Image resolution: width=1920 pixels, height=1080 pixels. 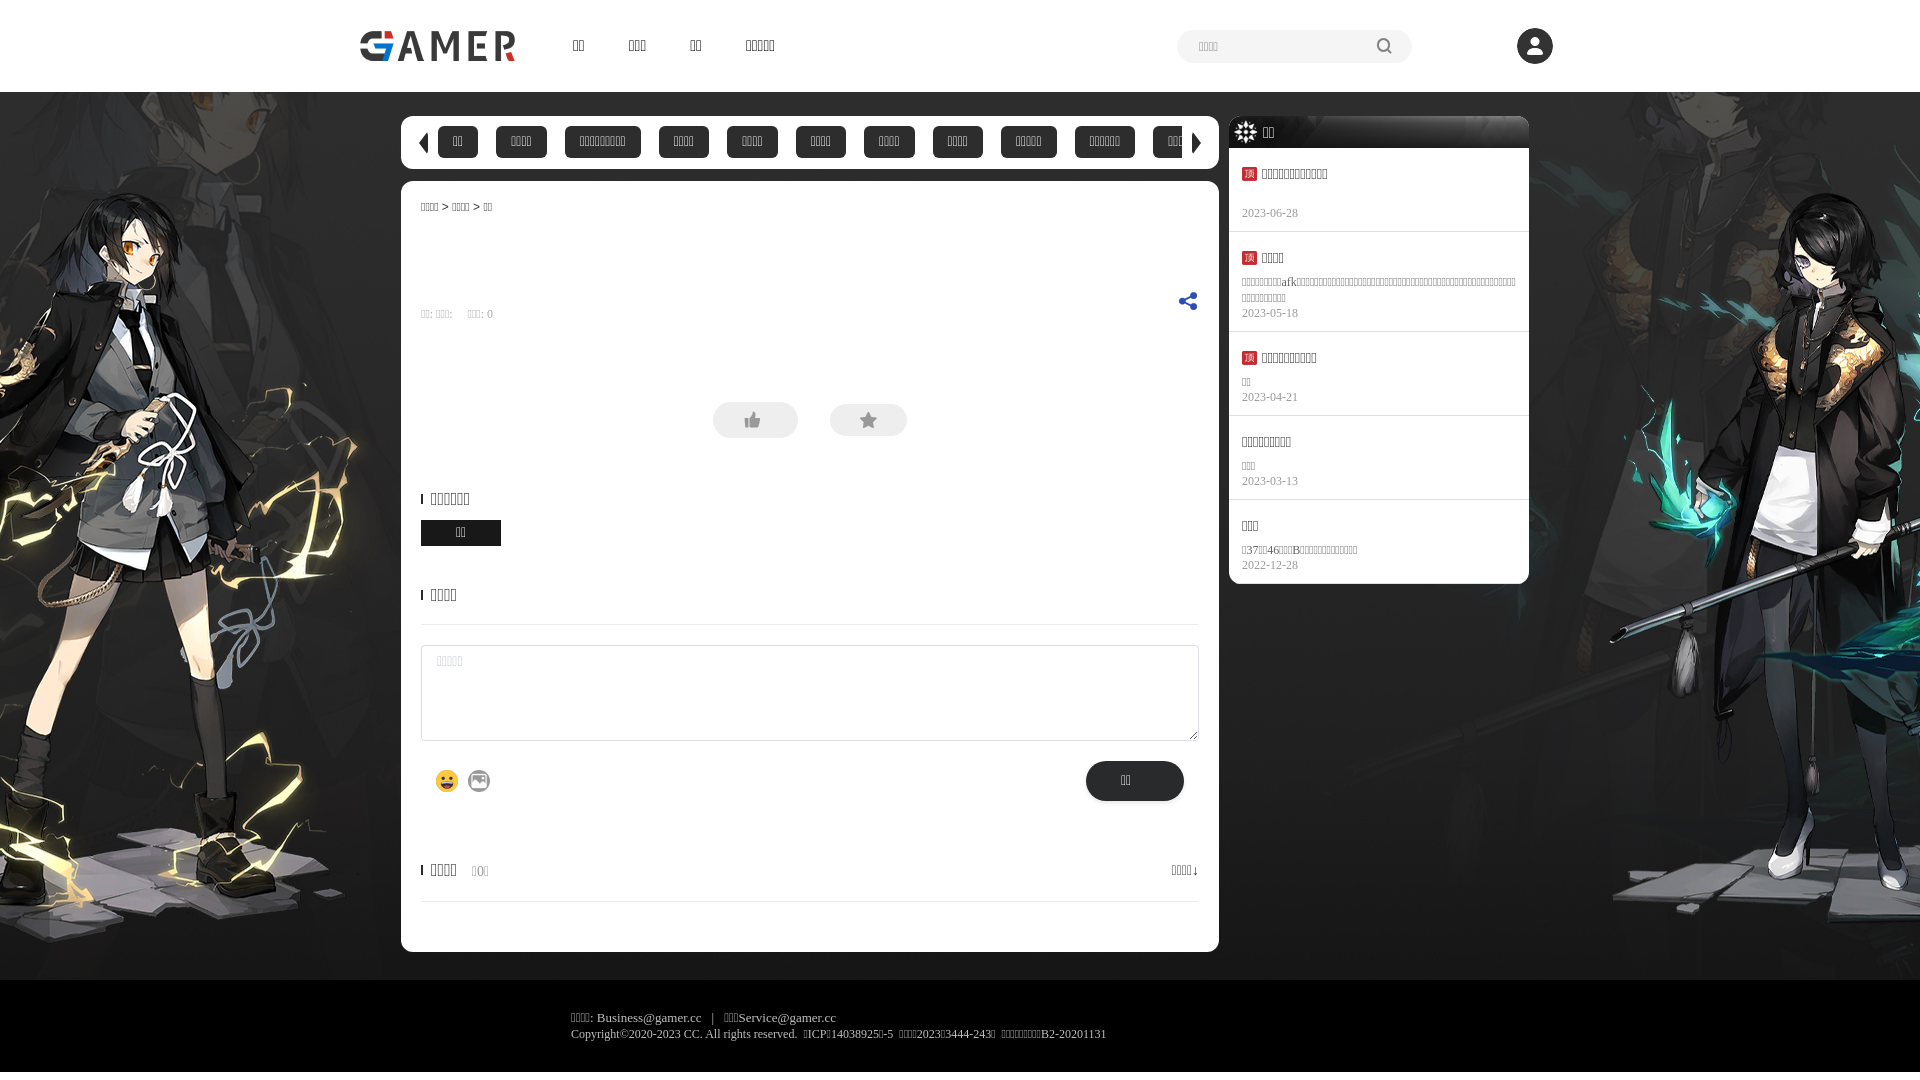 I want to click on '0', so click(x=486, y=313).